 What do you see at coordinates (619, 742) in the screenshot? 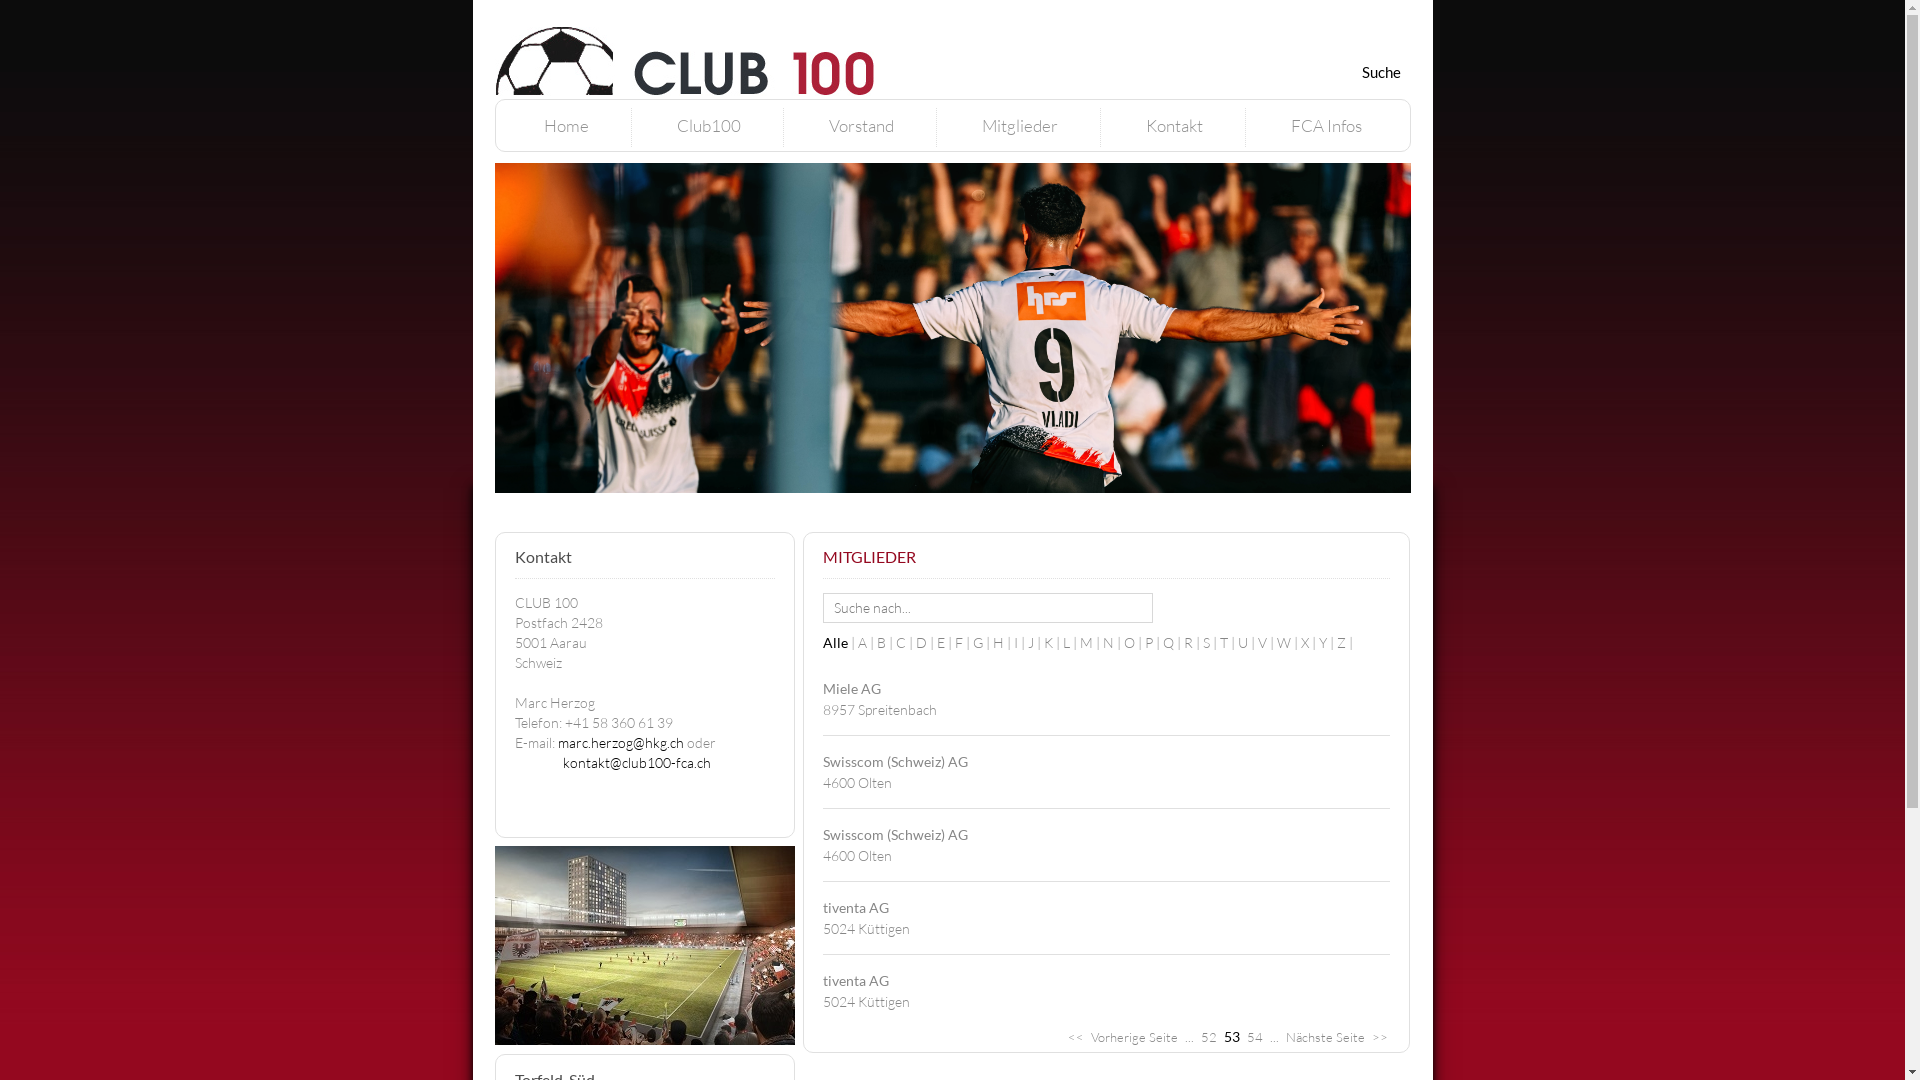
I see `'marc.herzog@hkg.ch'` at bounding box center [619, 742].